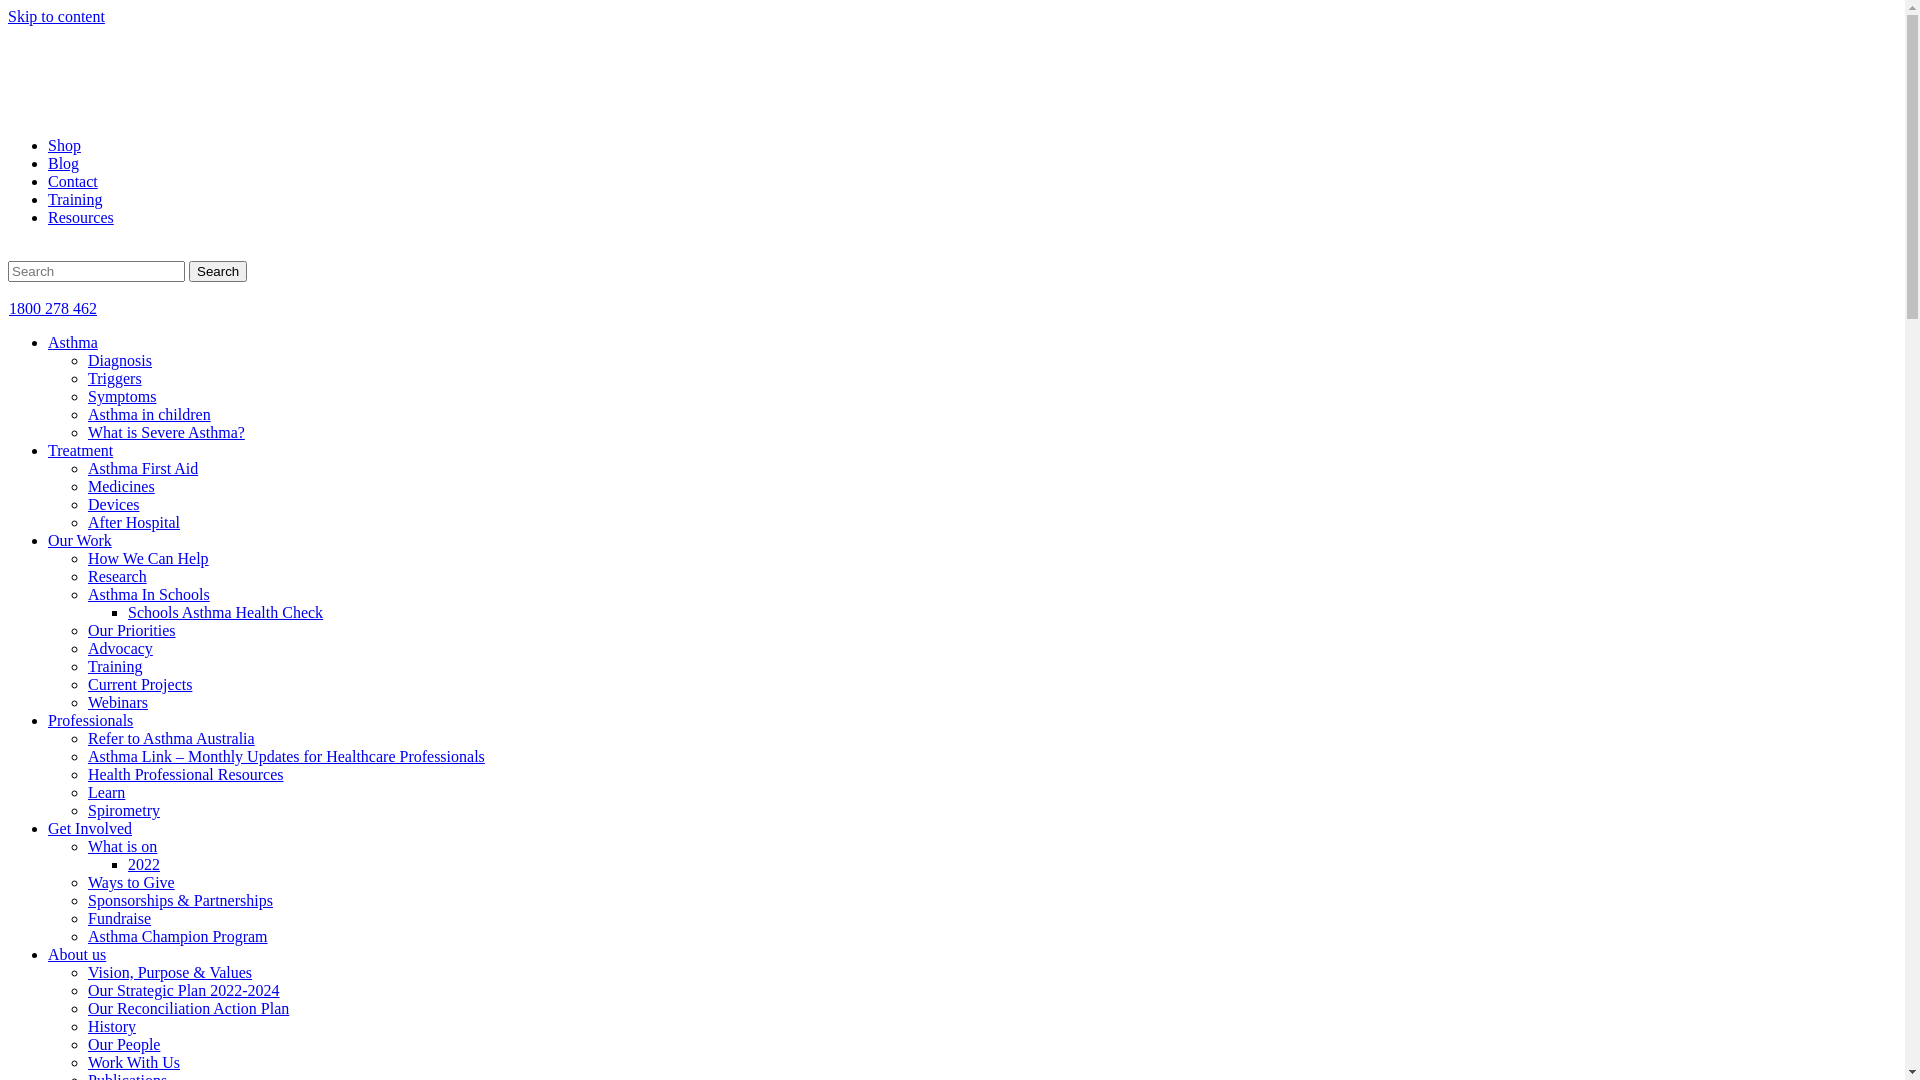  I want to click on 'Diagnosis', so click(119, 360).